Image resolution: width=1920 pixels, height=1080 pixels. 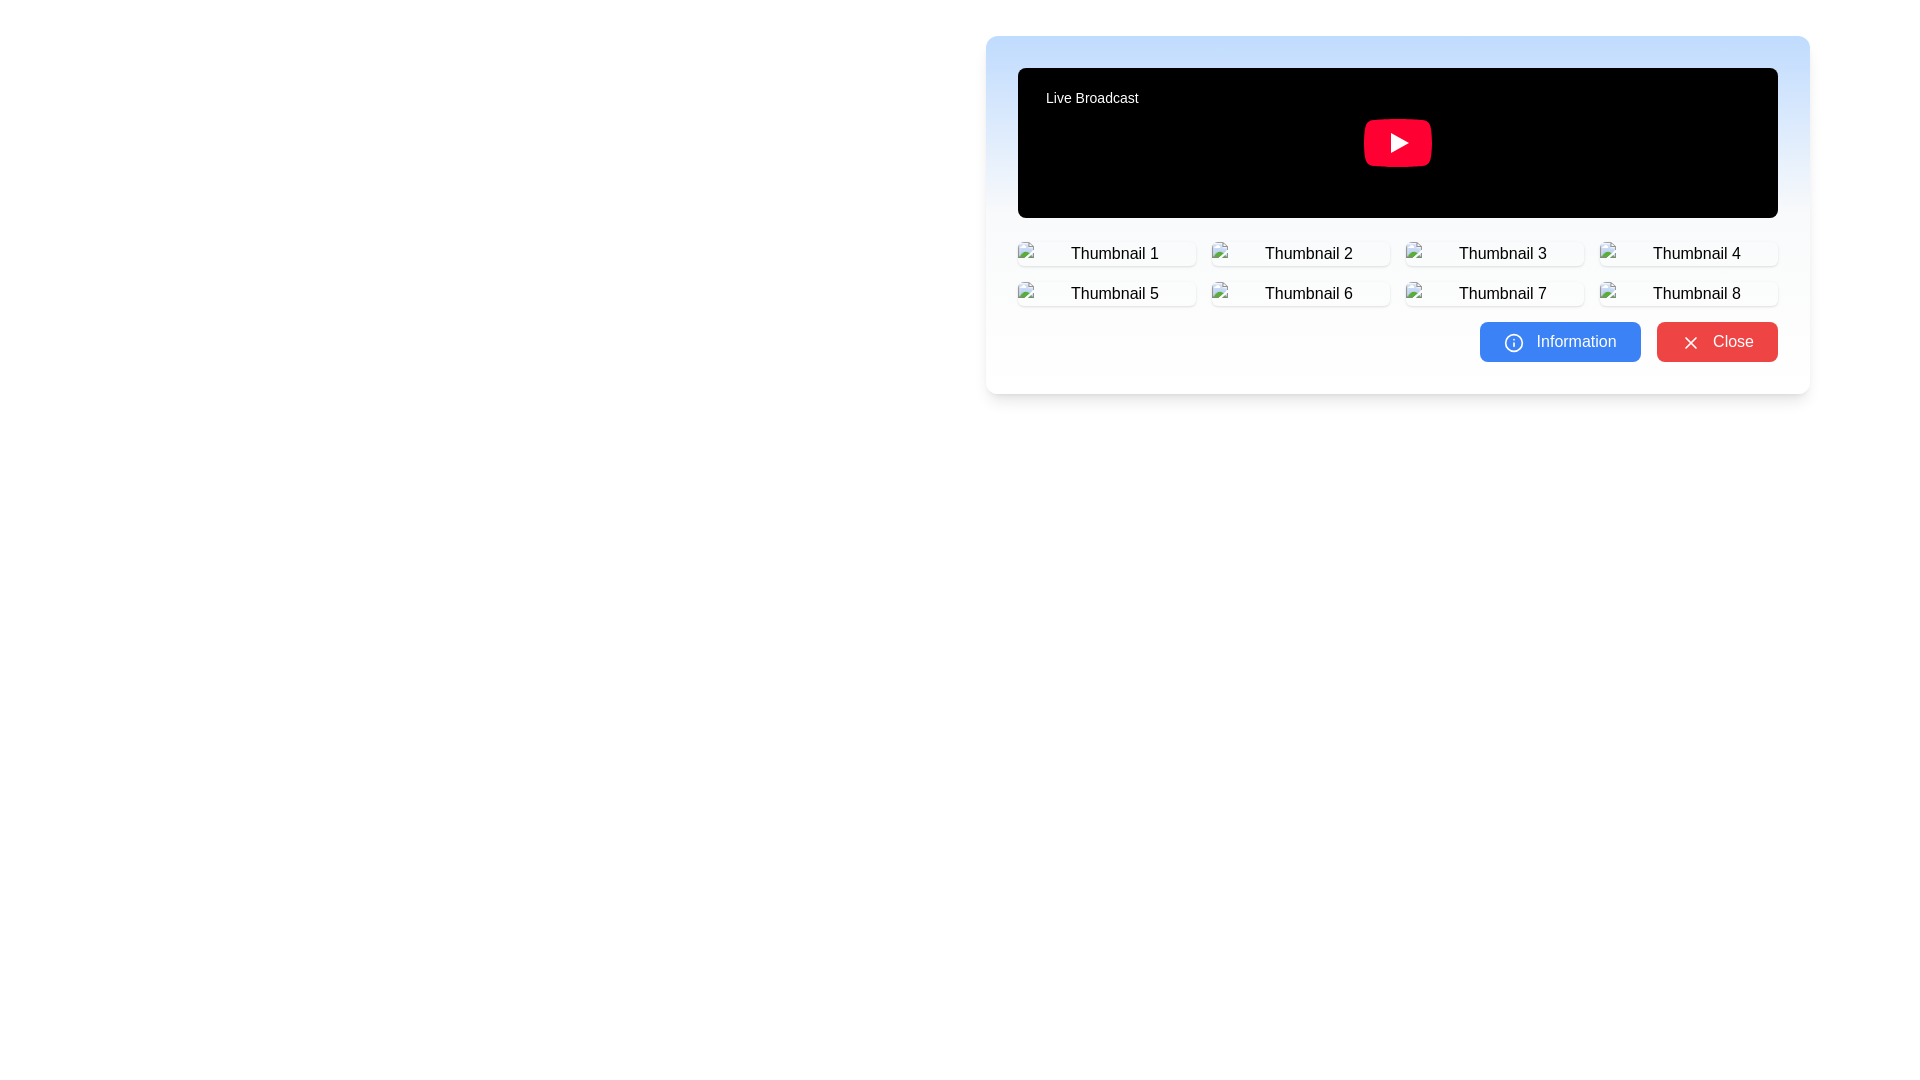 I want to click on the outer circle of the SVG icon located in the middle of the Thumbnail 4 button in the second row of buttons under the video display area, so click(x=1688, y=253).